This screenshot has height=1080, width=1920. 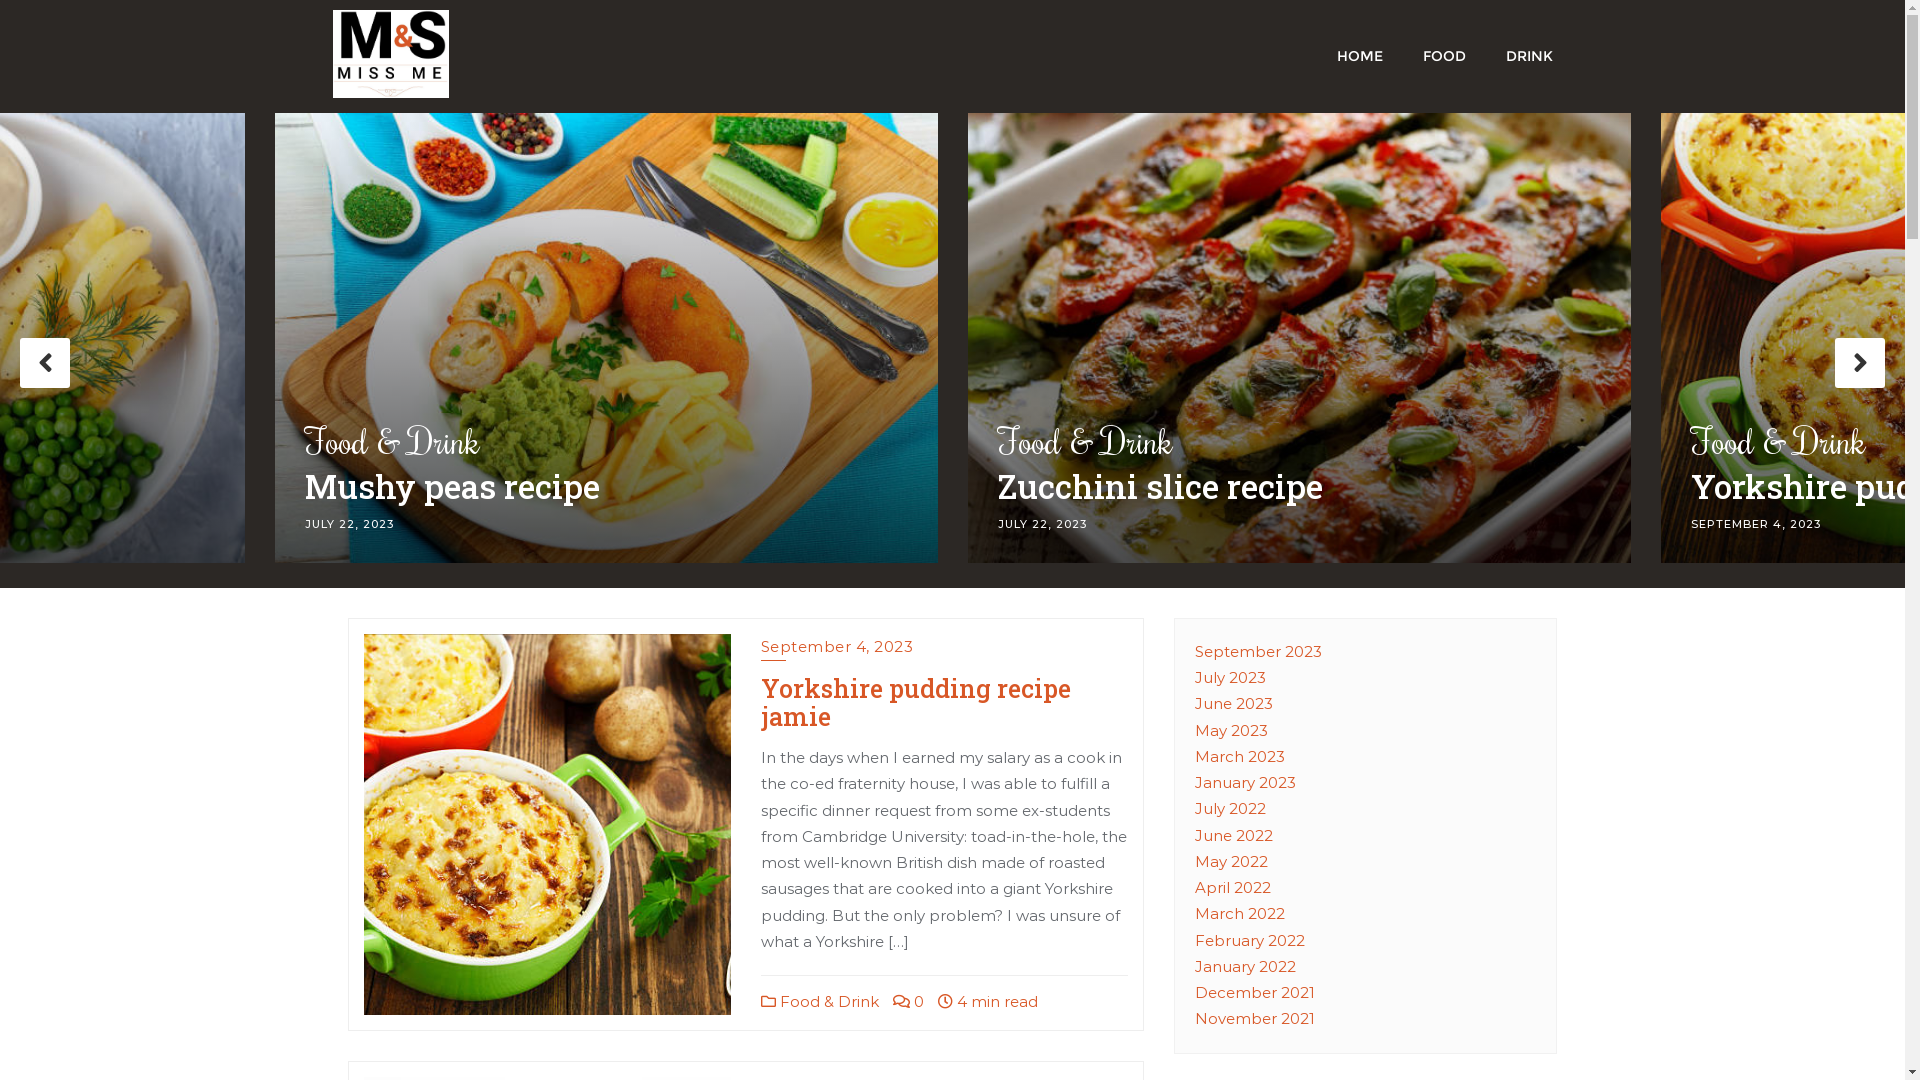 I want to click on 'May 2022', so click(x=1230, y=860).